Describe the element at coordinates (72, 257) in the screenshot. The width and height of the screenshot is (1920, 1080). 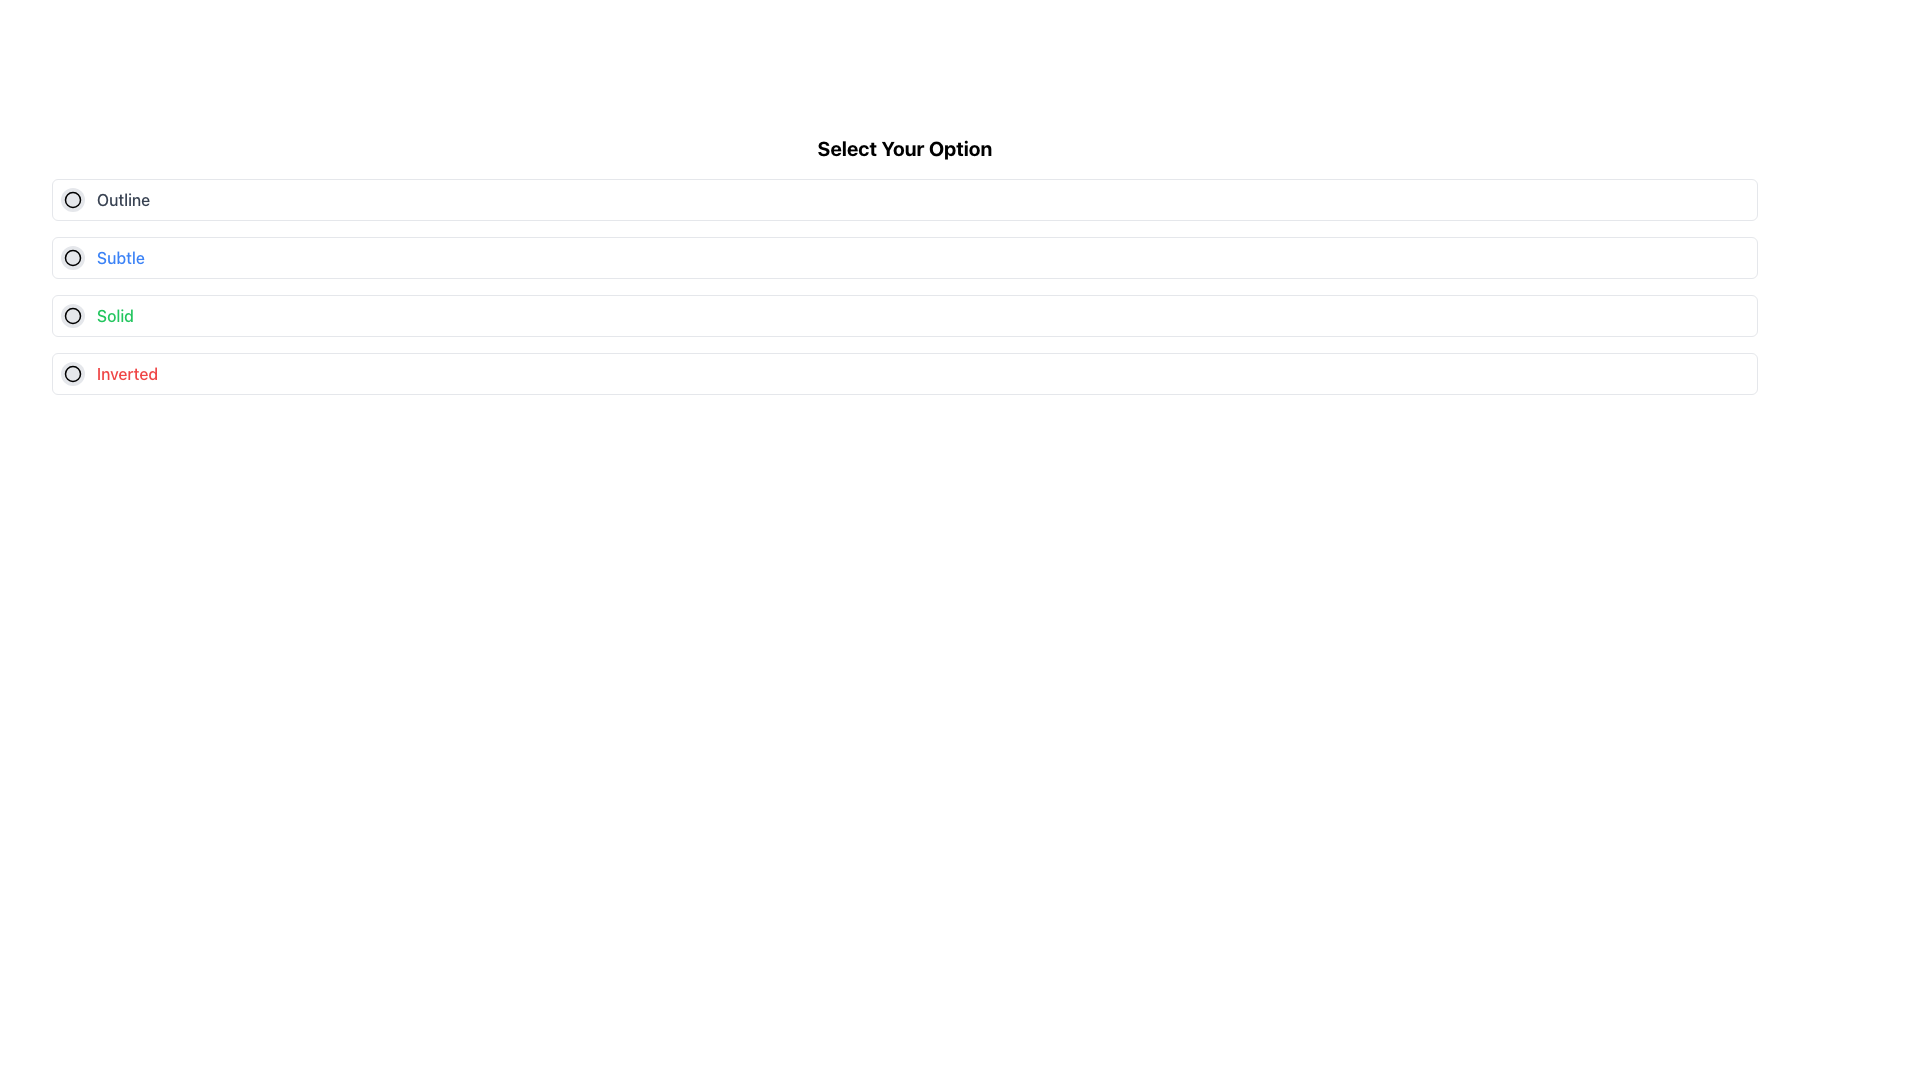
I see `the radio button that signifies the 'Subtle' option, which is located to the left of its label in the options group` at that location.